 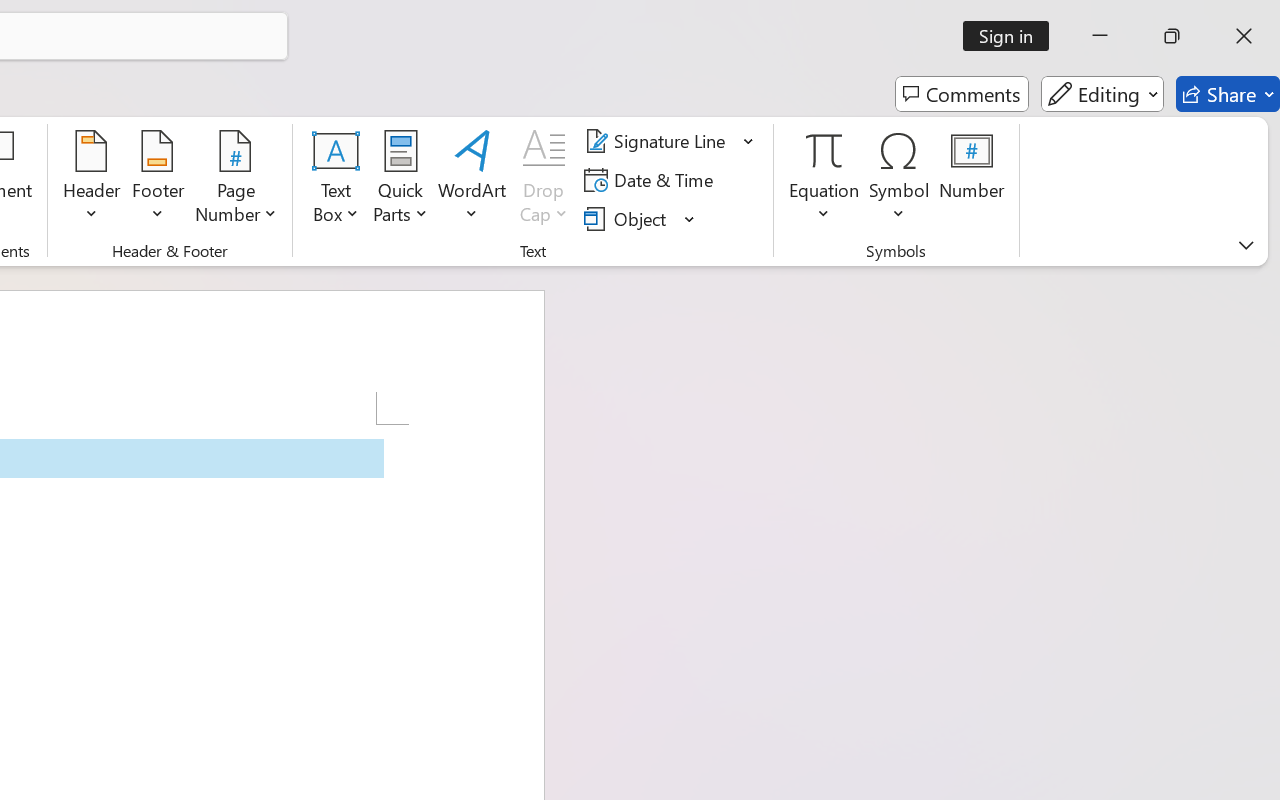 What do you see at coordinates (91, 179) in the screenshot?
I see `'Header'` at bounding box center [91, 179].